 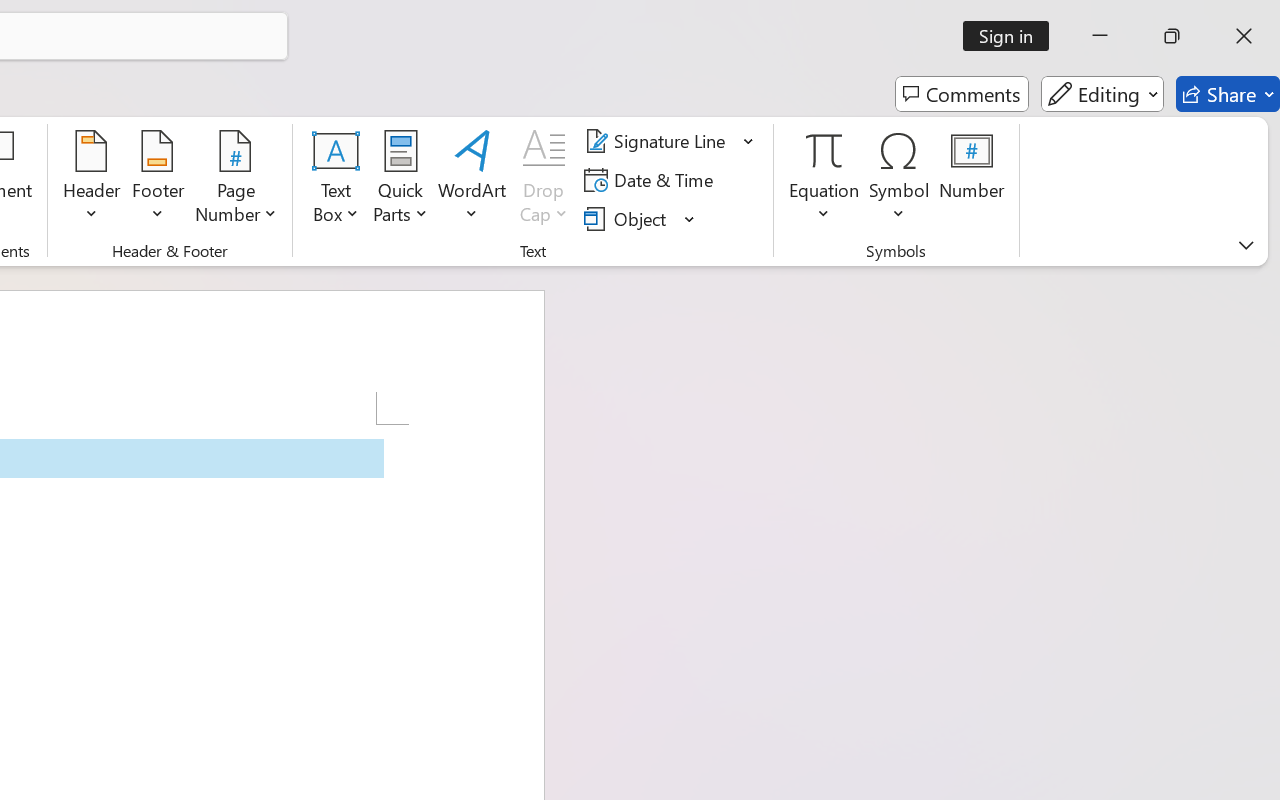 What do you see at coordinates (91, 179) in the screenshot?
I see `'Header'` at bounding box center [91, 179].